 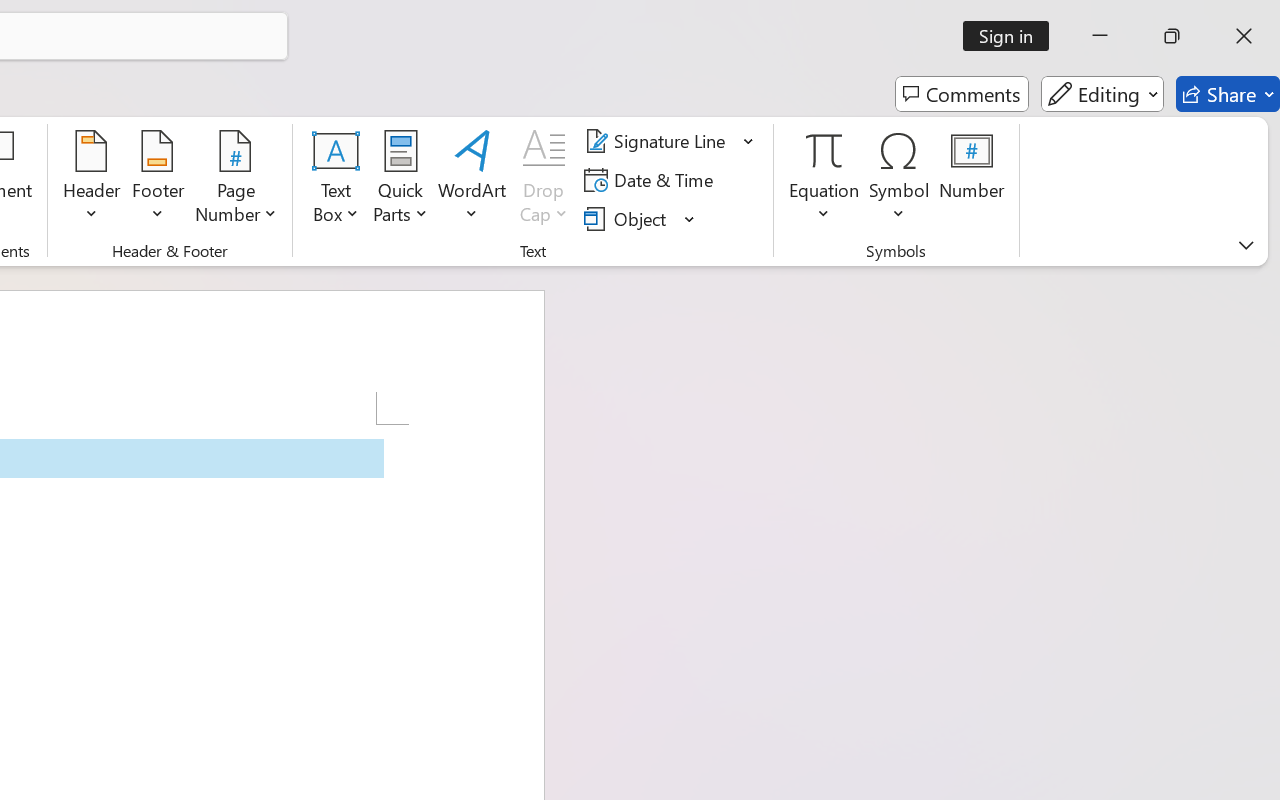 What do you see at coordinates (91, 179) in the screenshot?
I see `'Header'` at bounding box center [91, 179].